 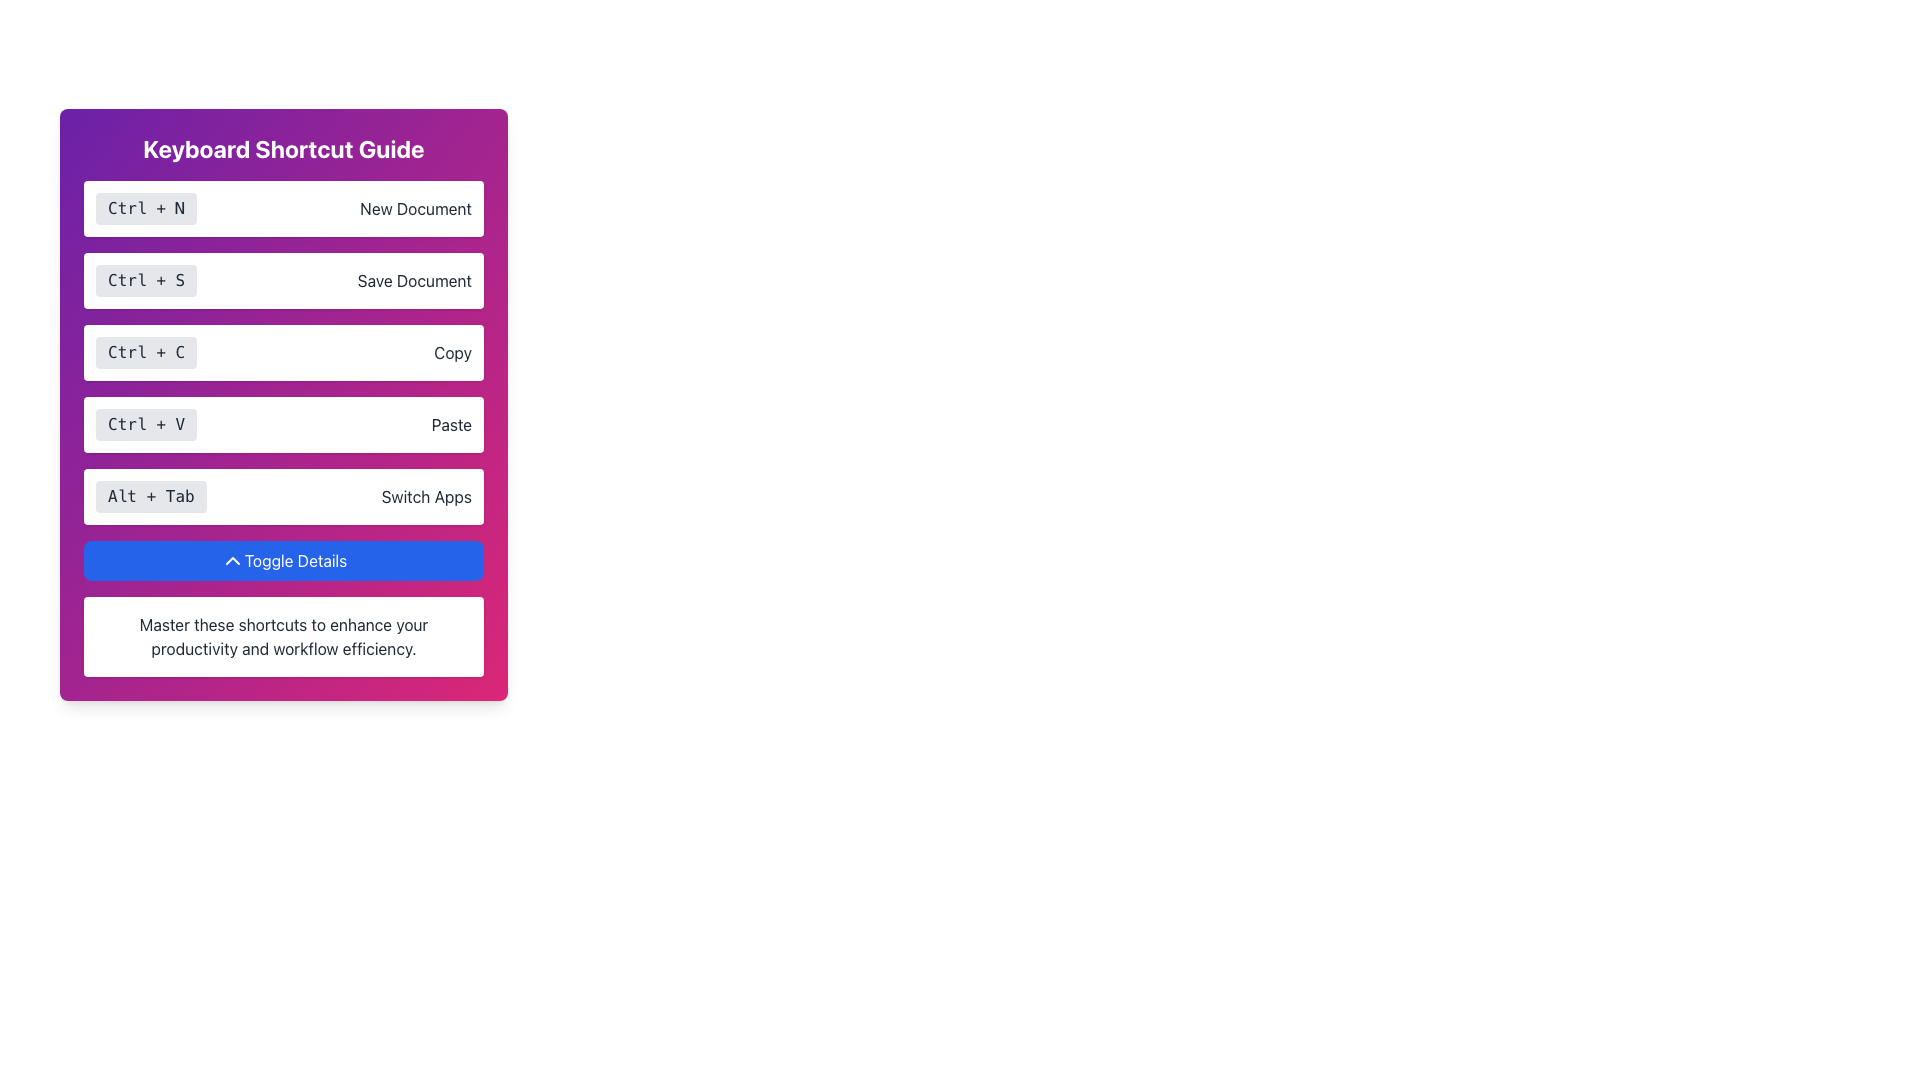 I want to click on the upward-facing chevron icon inside the 'Toggle Details' button, so click(x=232, y=560).